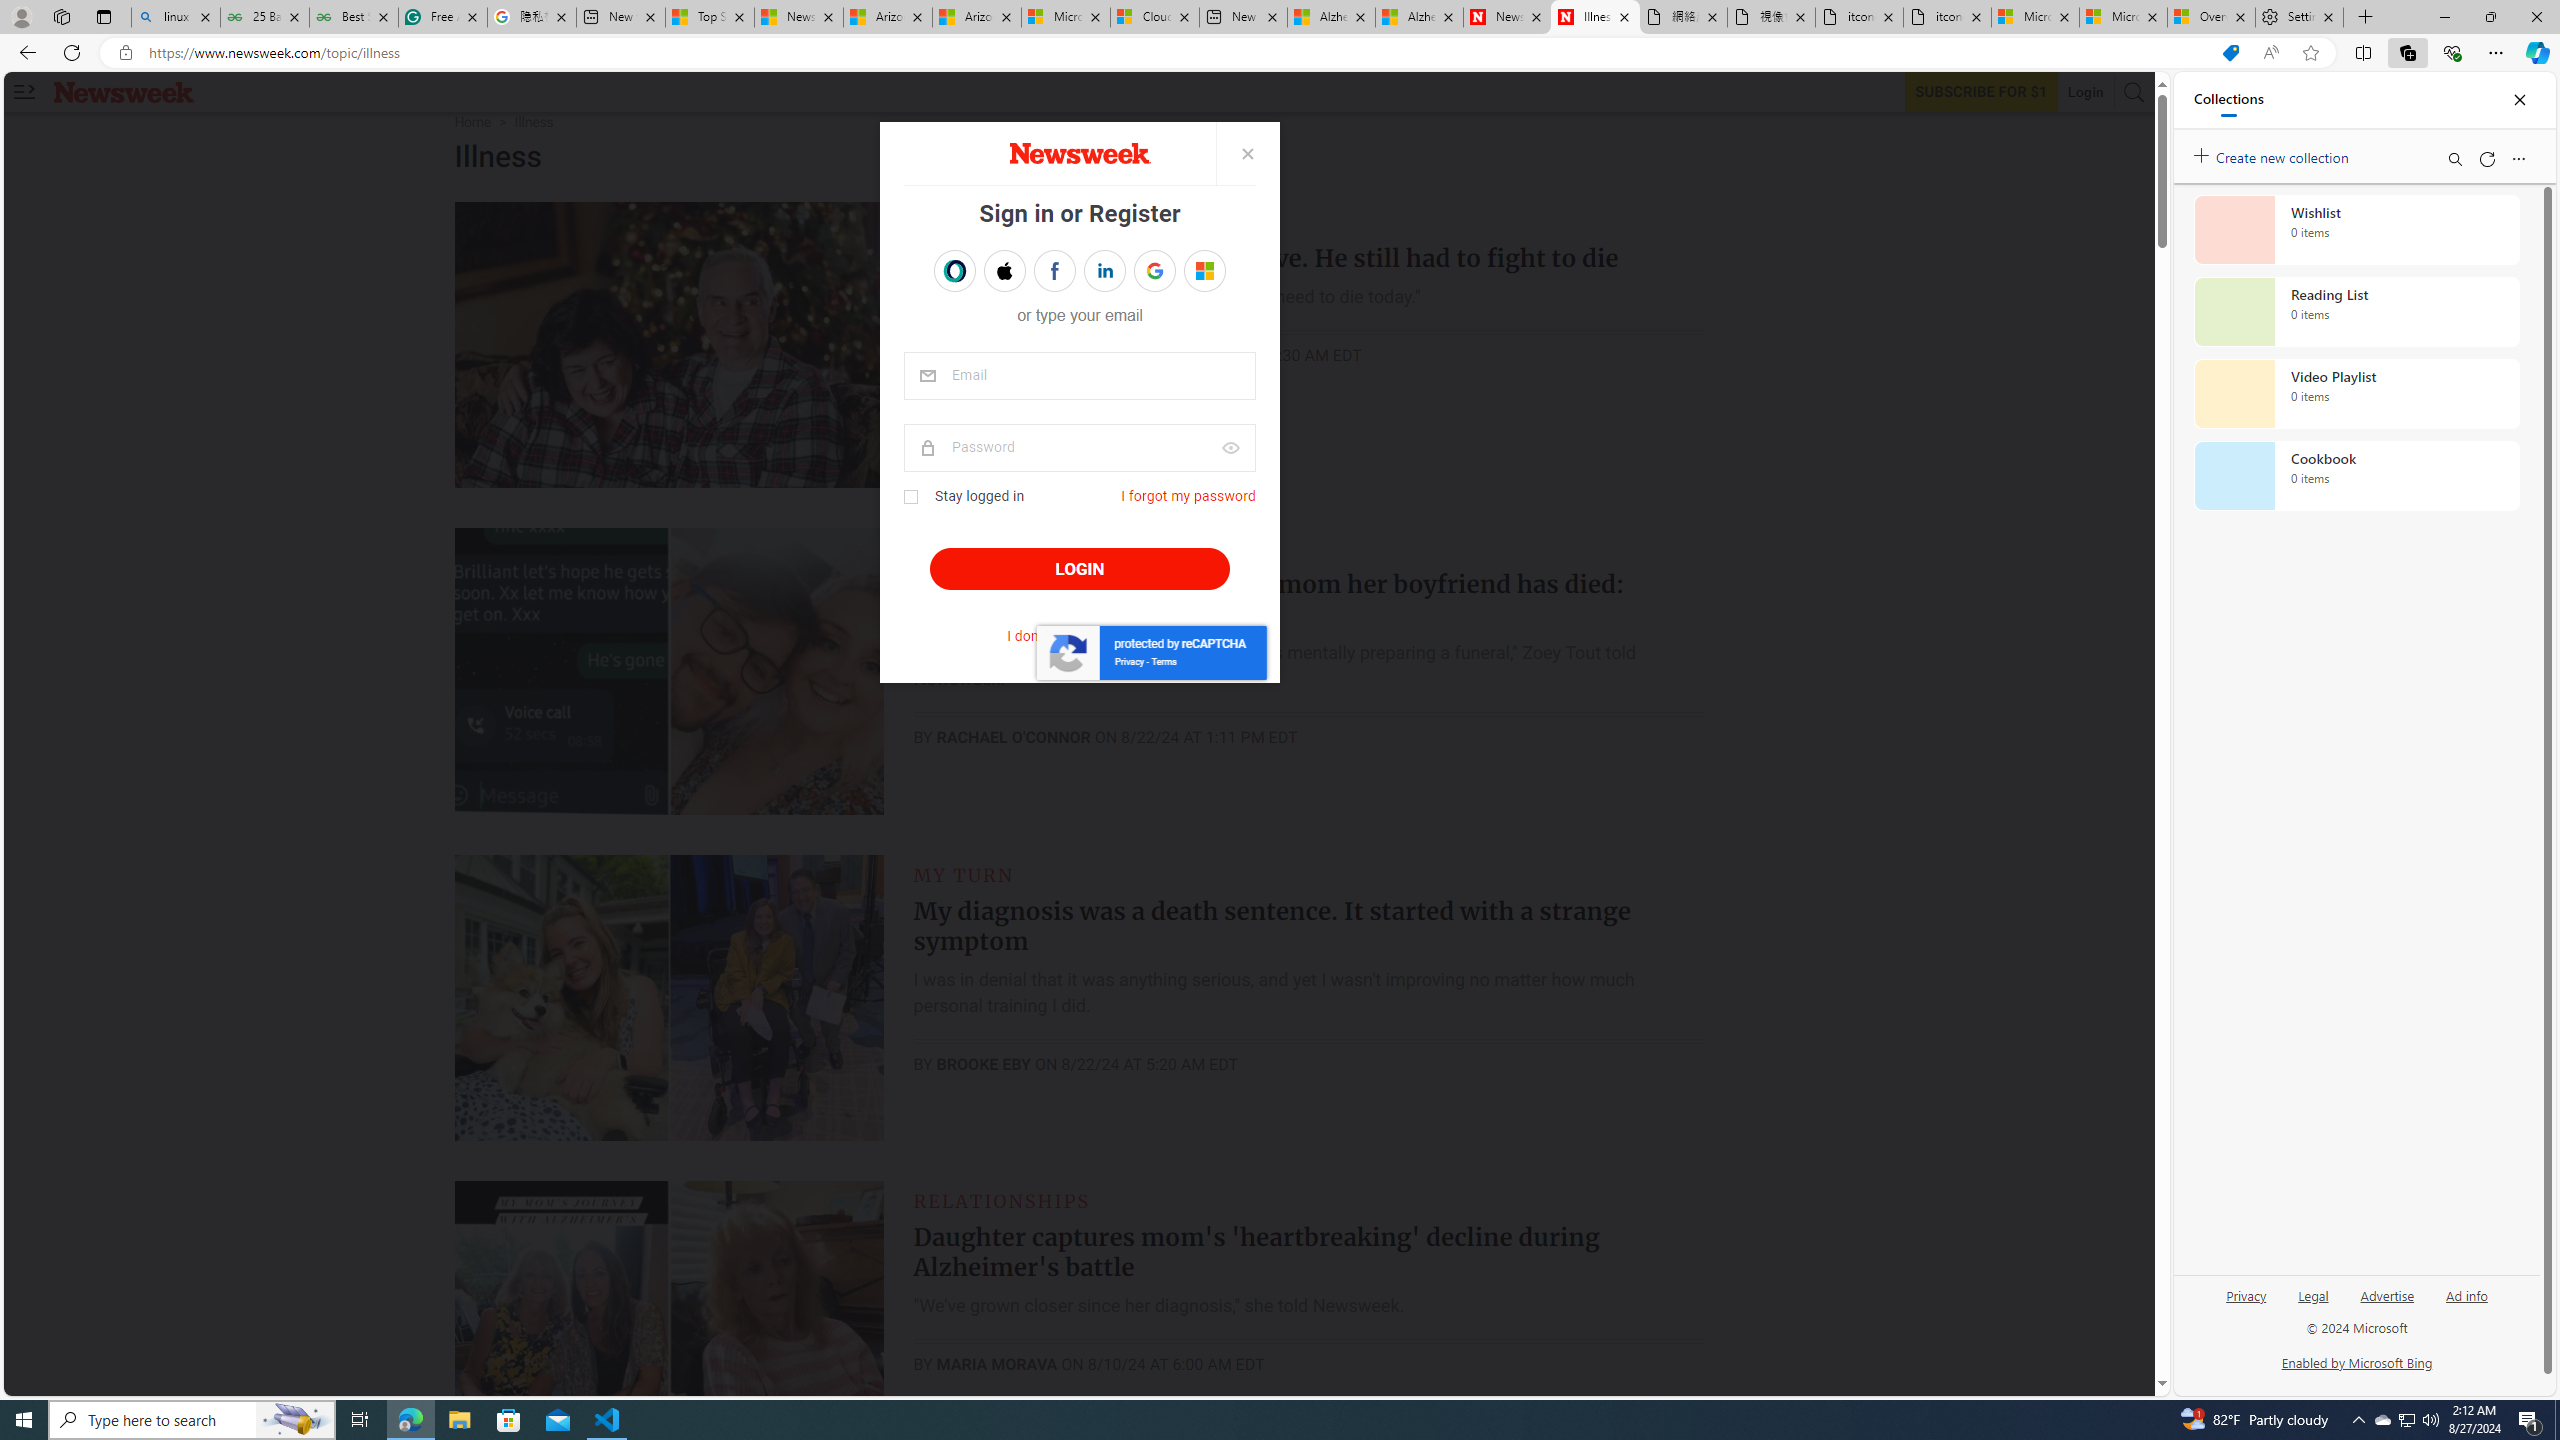 This screenshot has height=1440, width=2560. What do you see at coordinates (1080, 447) in the screenshot?
I see `'password'` at bounding box center [1080, 447].